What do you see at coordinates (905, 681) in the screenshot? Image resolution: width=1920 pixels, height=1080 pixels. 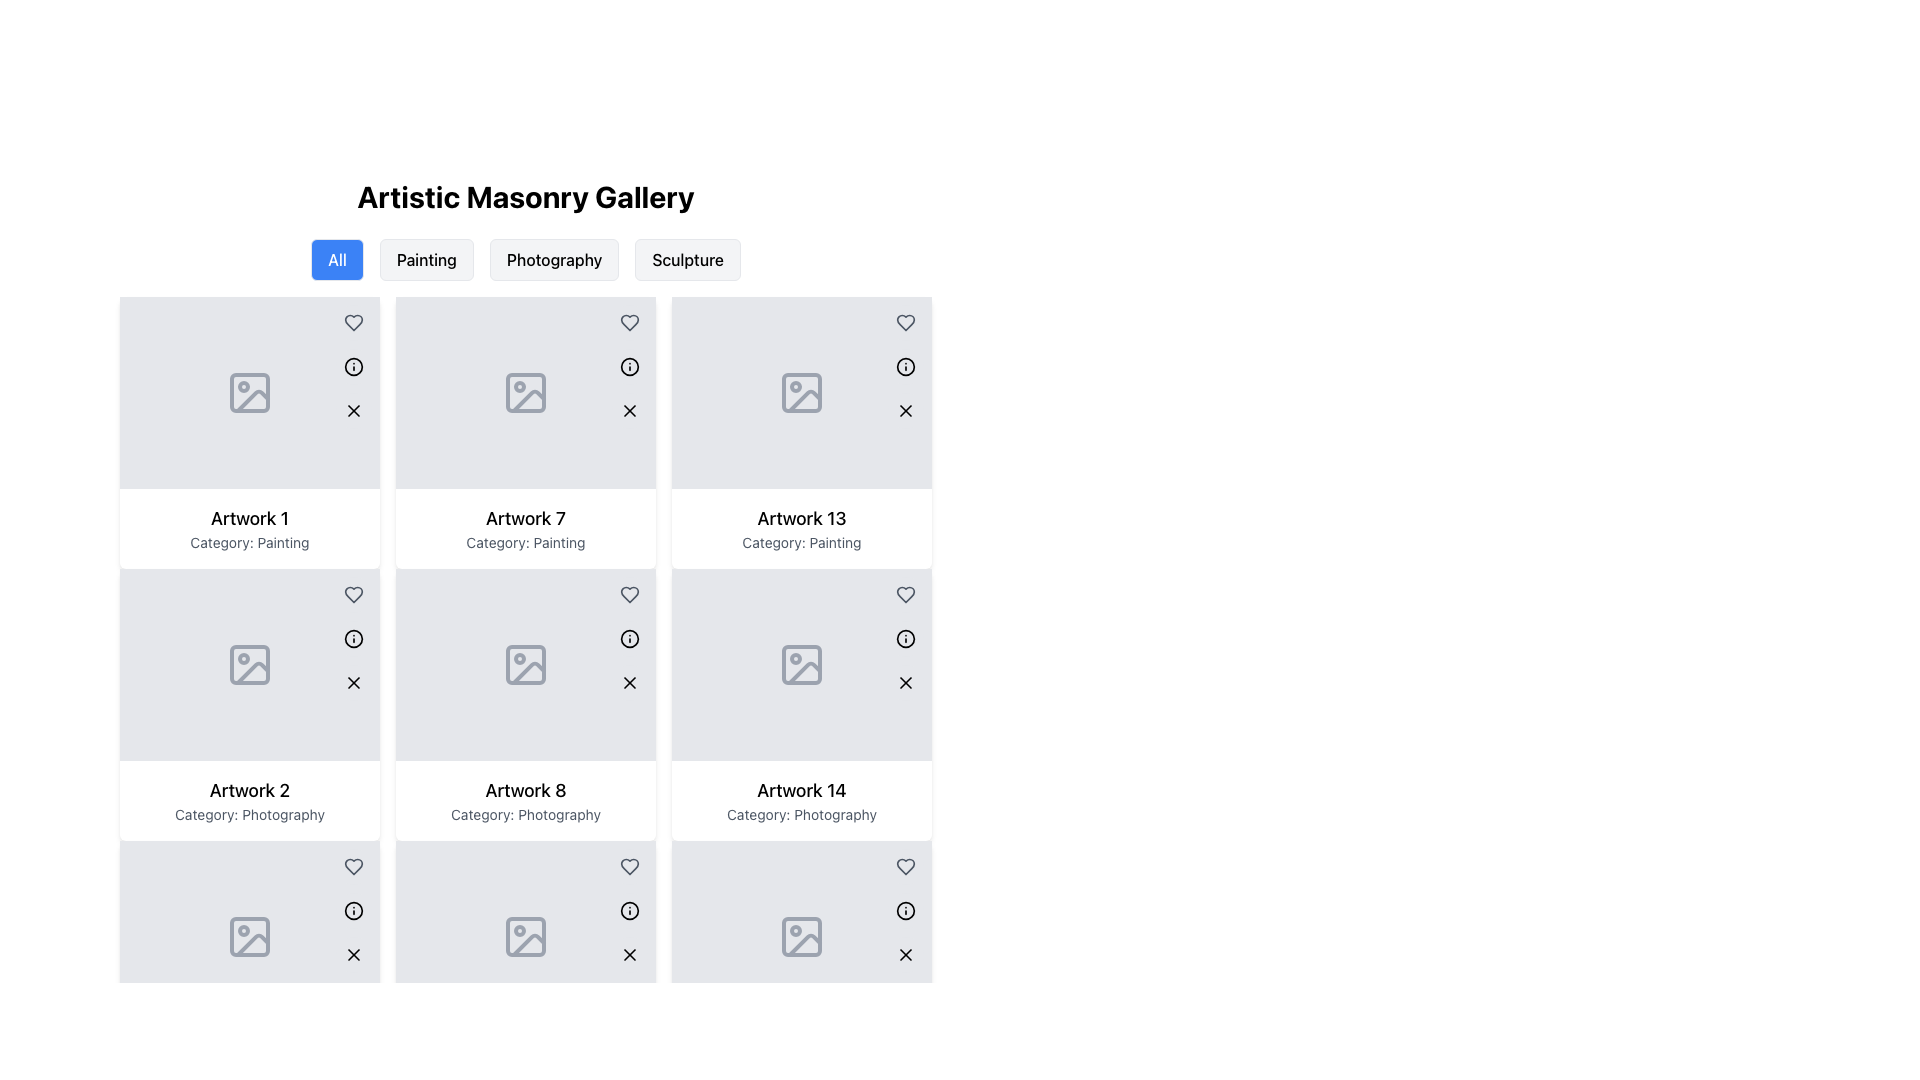 I see `the circular button with a gray background and an 'X' icon, positioned at the bottom of a vertical stack of similar buttons on the right side of the grid card labeled 'Artwork 13, Category: Painting'` at bounding box center [905, 681].